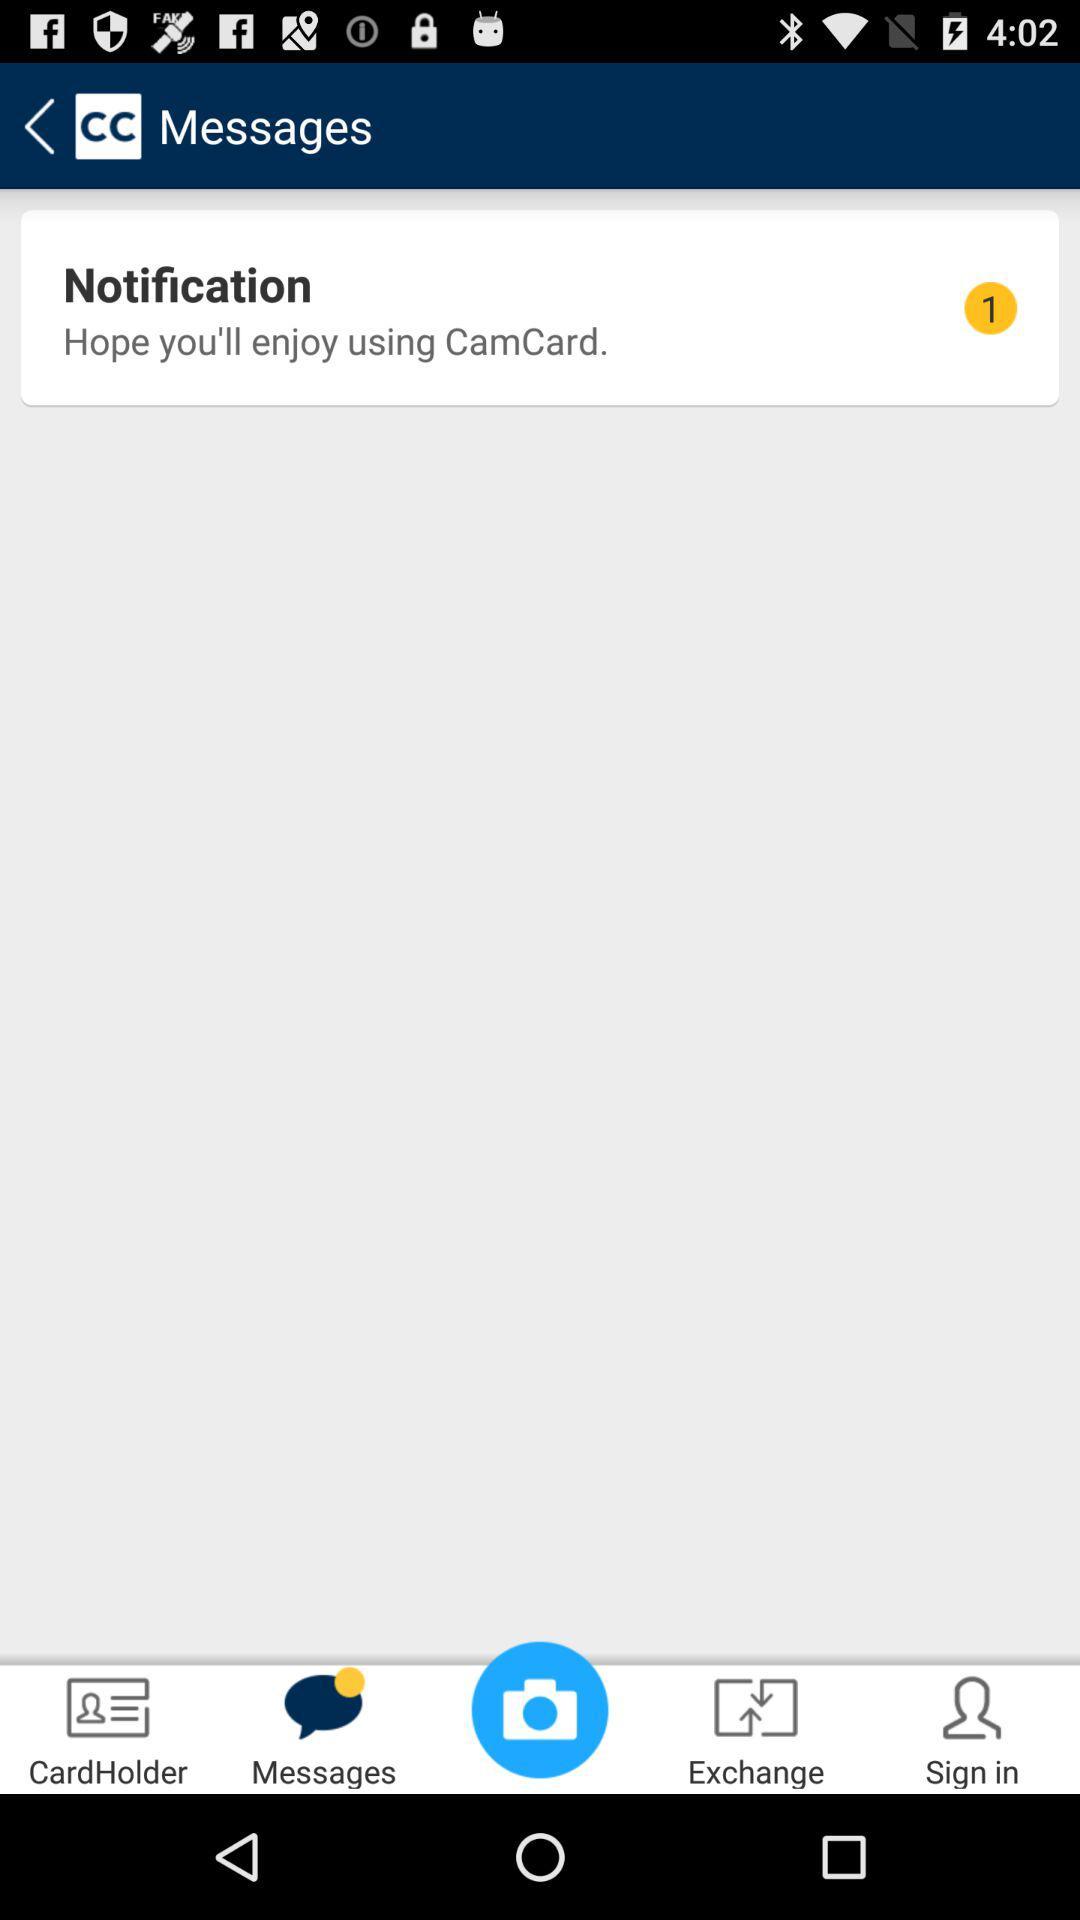 This screenshot has height=1920, width=1080. I want to click on icon to the left of exchange item, so click(540, 1708).